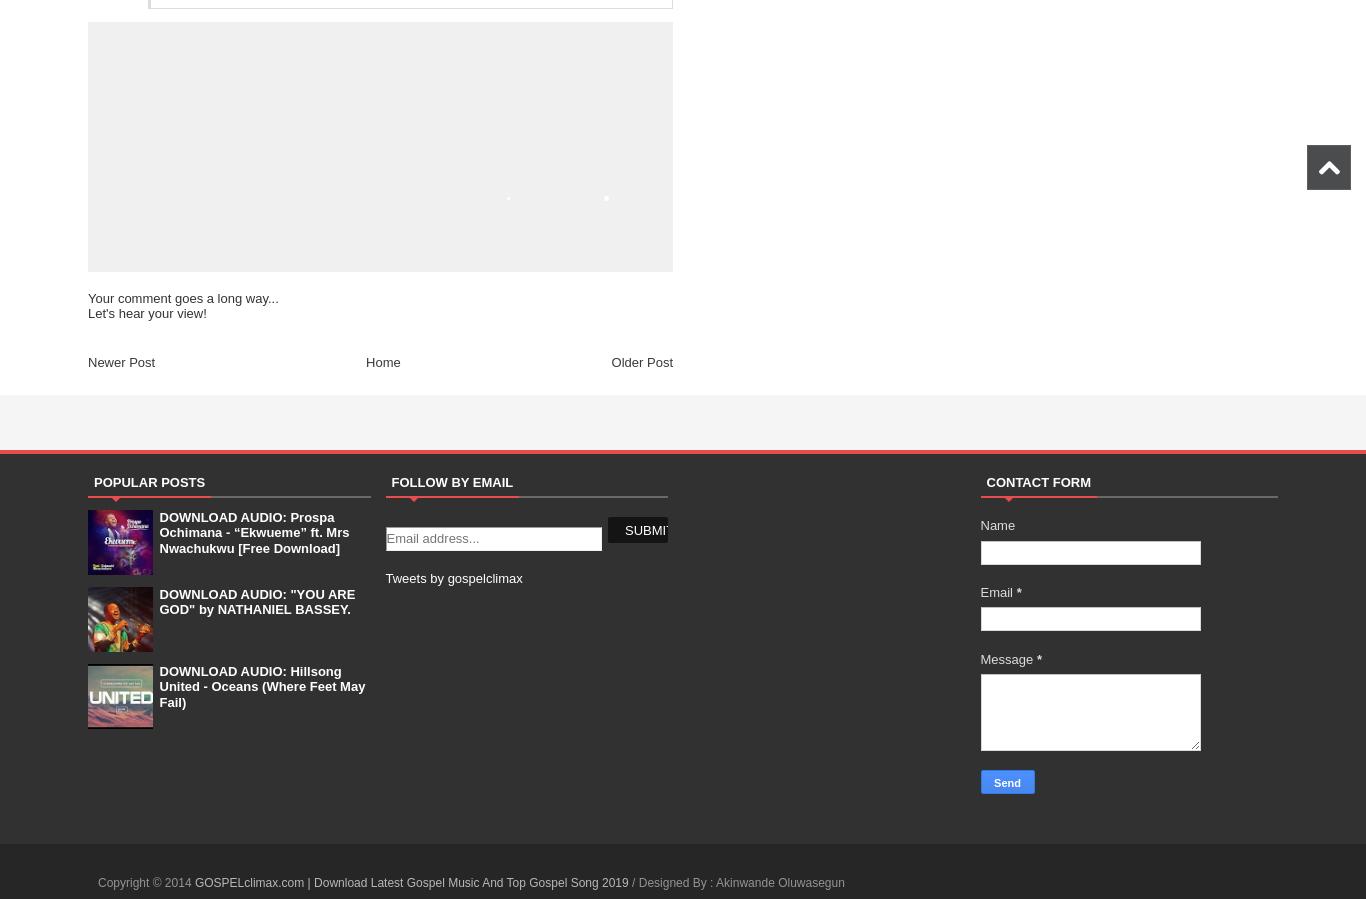 The width and height of the screenshot is (1366, 899). I want to click on 'Let's hear your view!', so click(145, 312).